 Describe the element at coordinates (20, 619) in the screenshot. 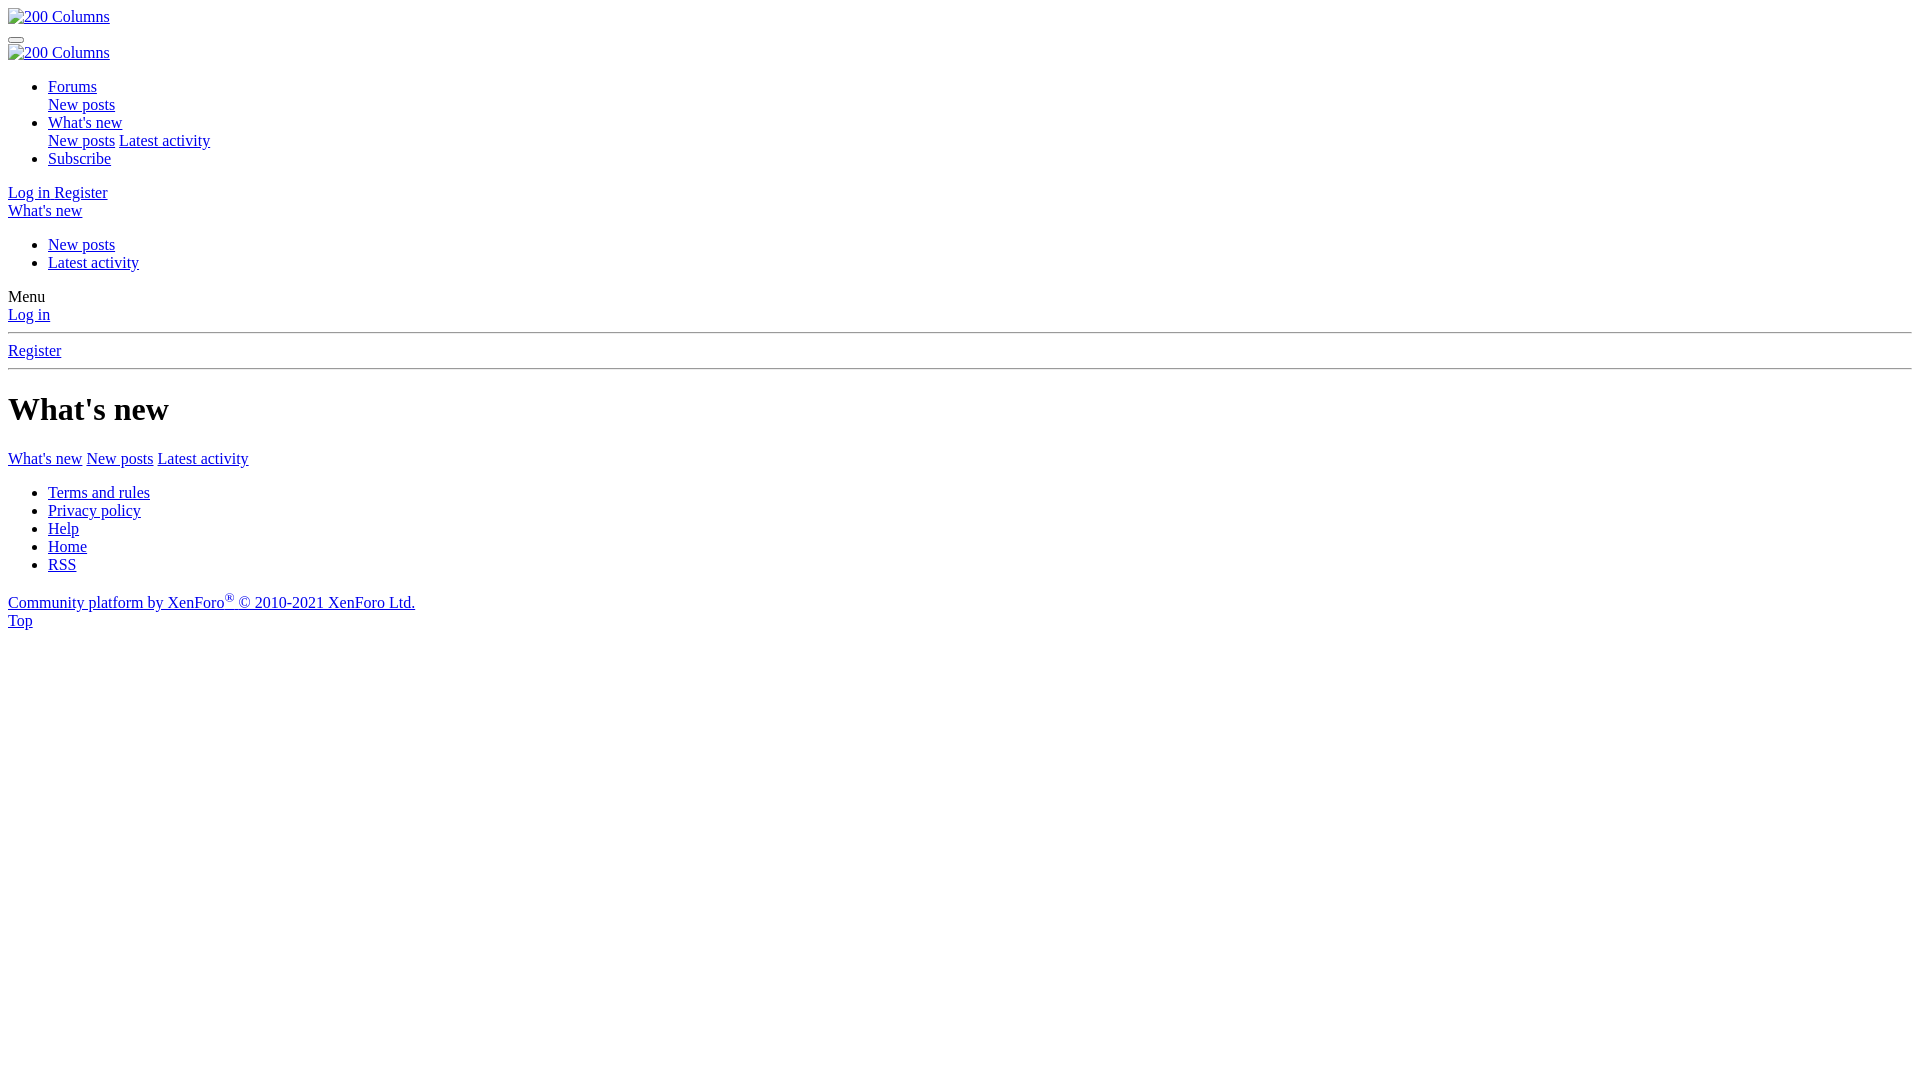

I see `'Top'` at that location.